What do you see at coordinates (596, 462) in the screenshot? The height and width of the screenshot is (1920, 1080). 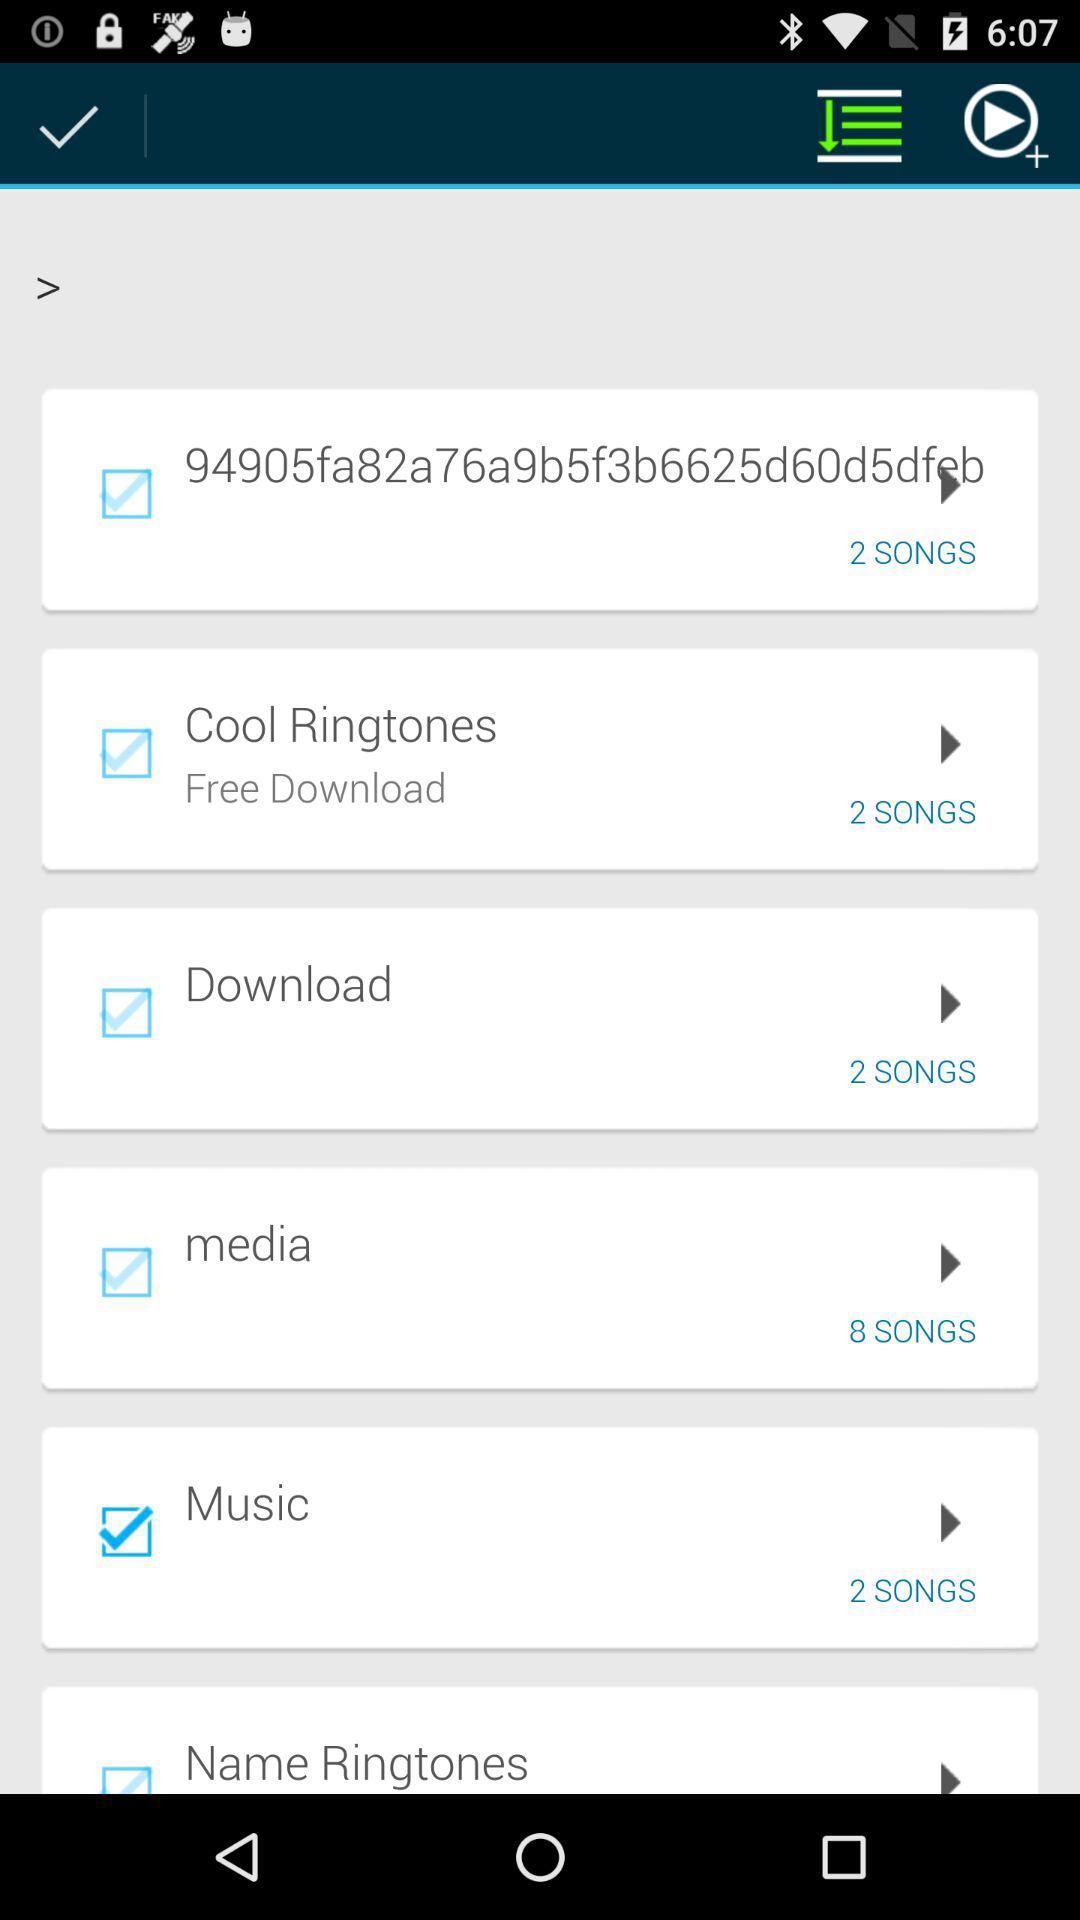 I see `94905fa82a76a9b5f3b6625d60d5dfeb app` at bounding box center [596, 462].